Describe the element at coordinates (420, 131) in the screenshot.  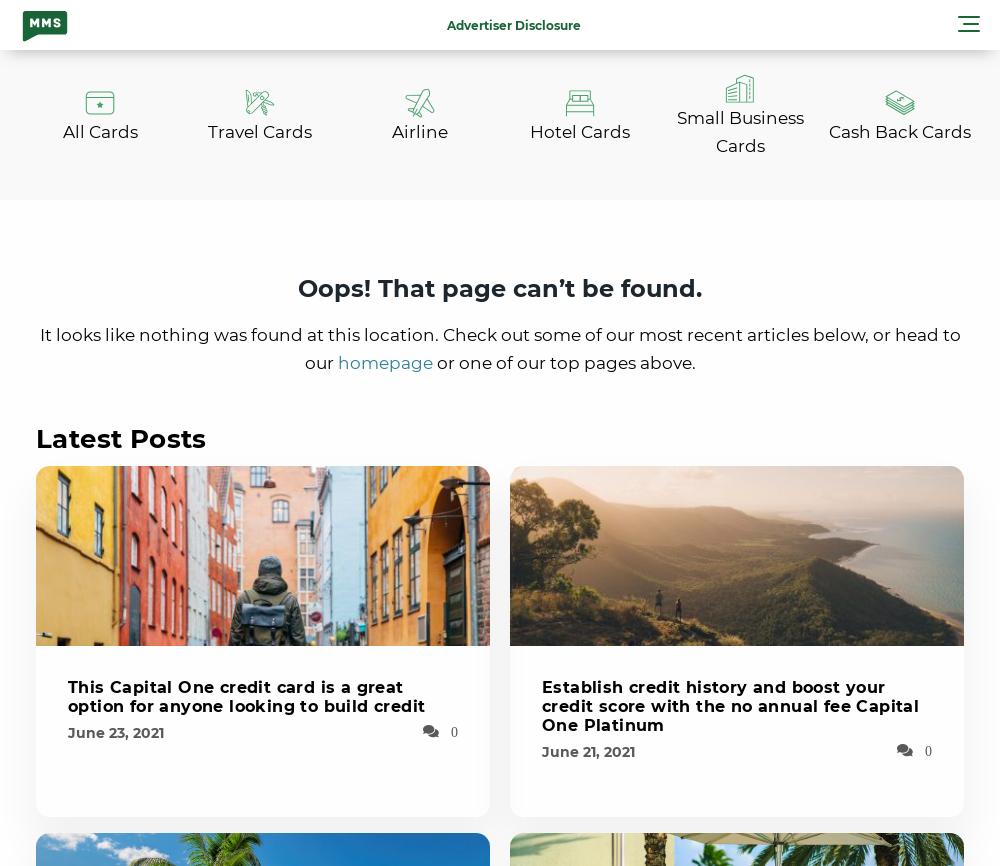
I see `'Airline'` at that location.